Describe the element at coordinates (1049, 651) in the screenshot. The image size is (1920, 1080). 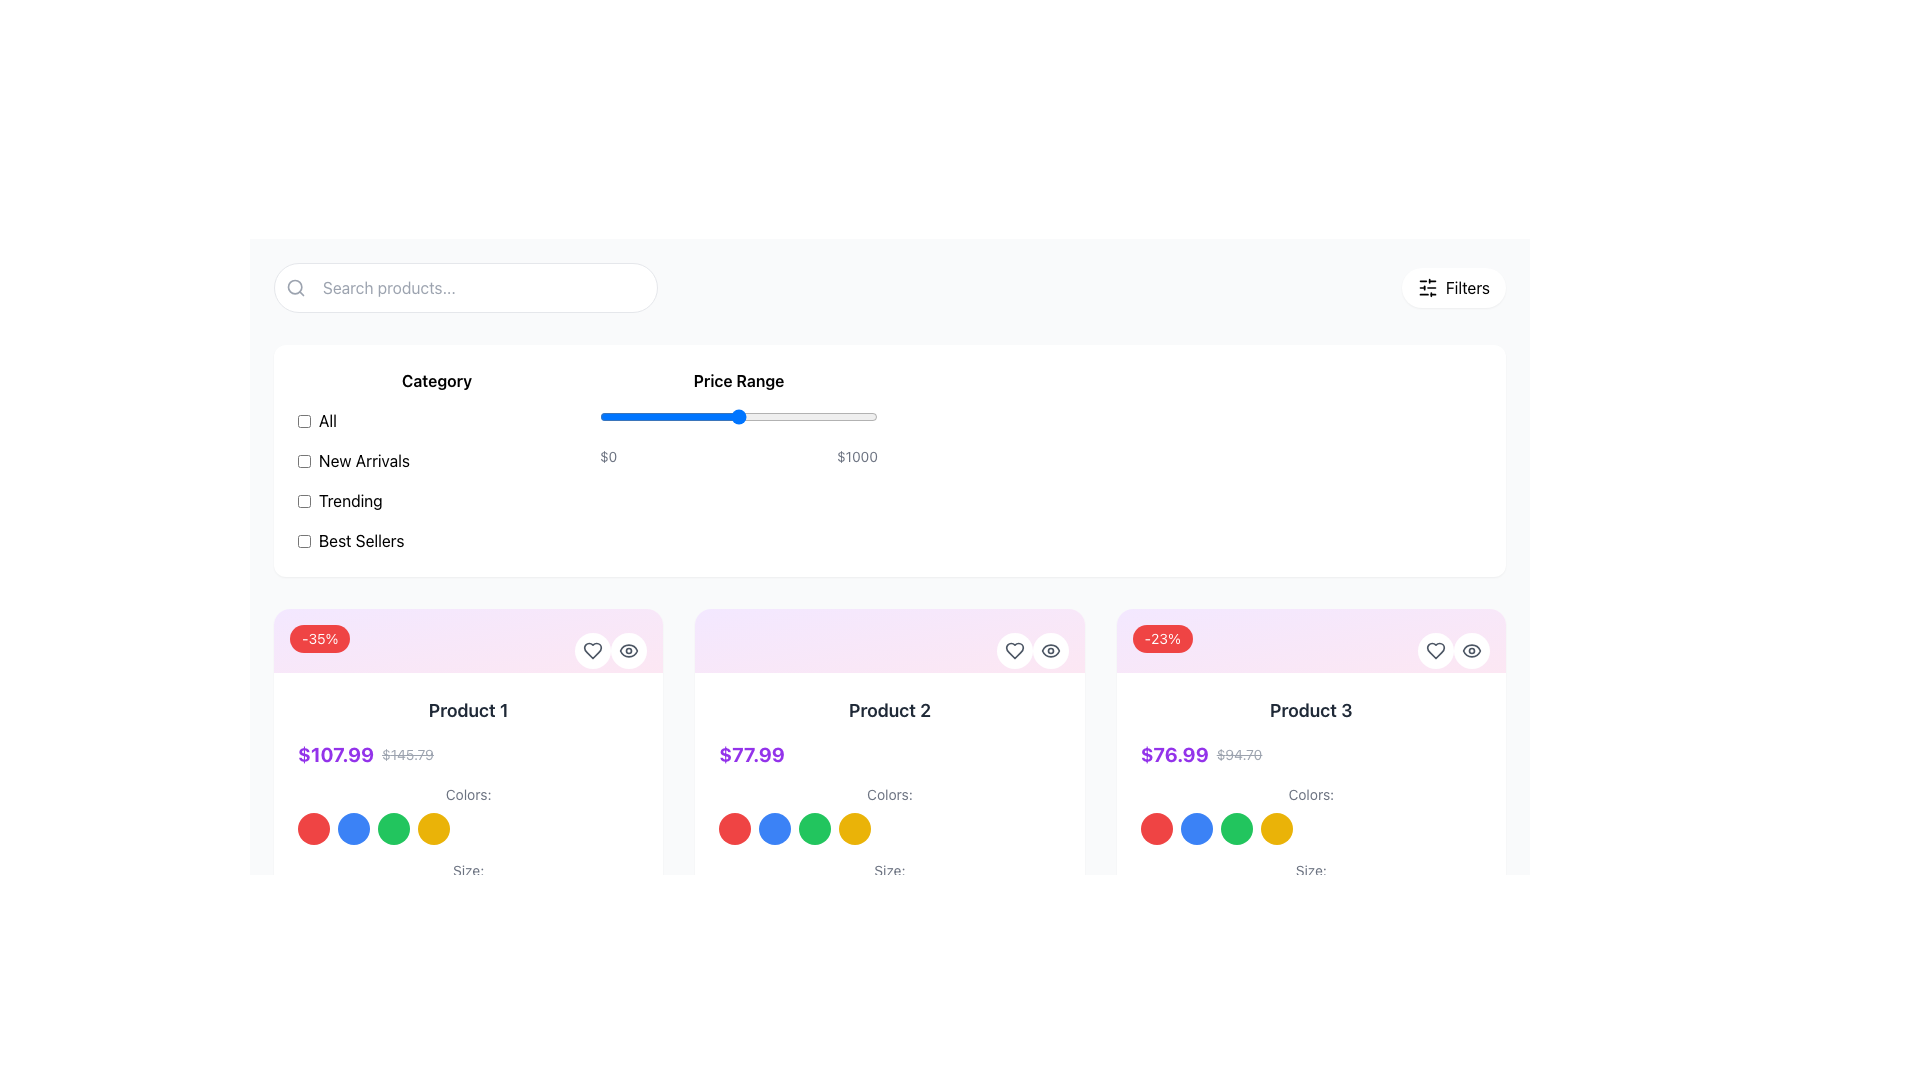
I see `the eye-shaped icon button in the top-right corner of the 'Product 2' card` at that location.